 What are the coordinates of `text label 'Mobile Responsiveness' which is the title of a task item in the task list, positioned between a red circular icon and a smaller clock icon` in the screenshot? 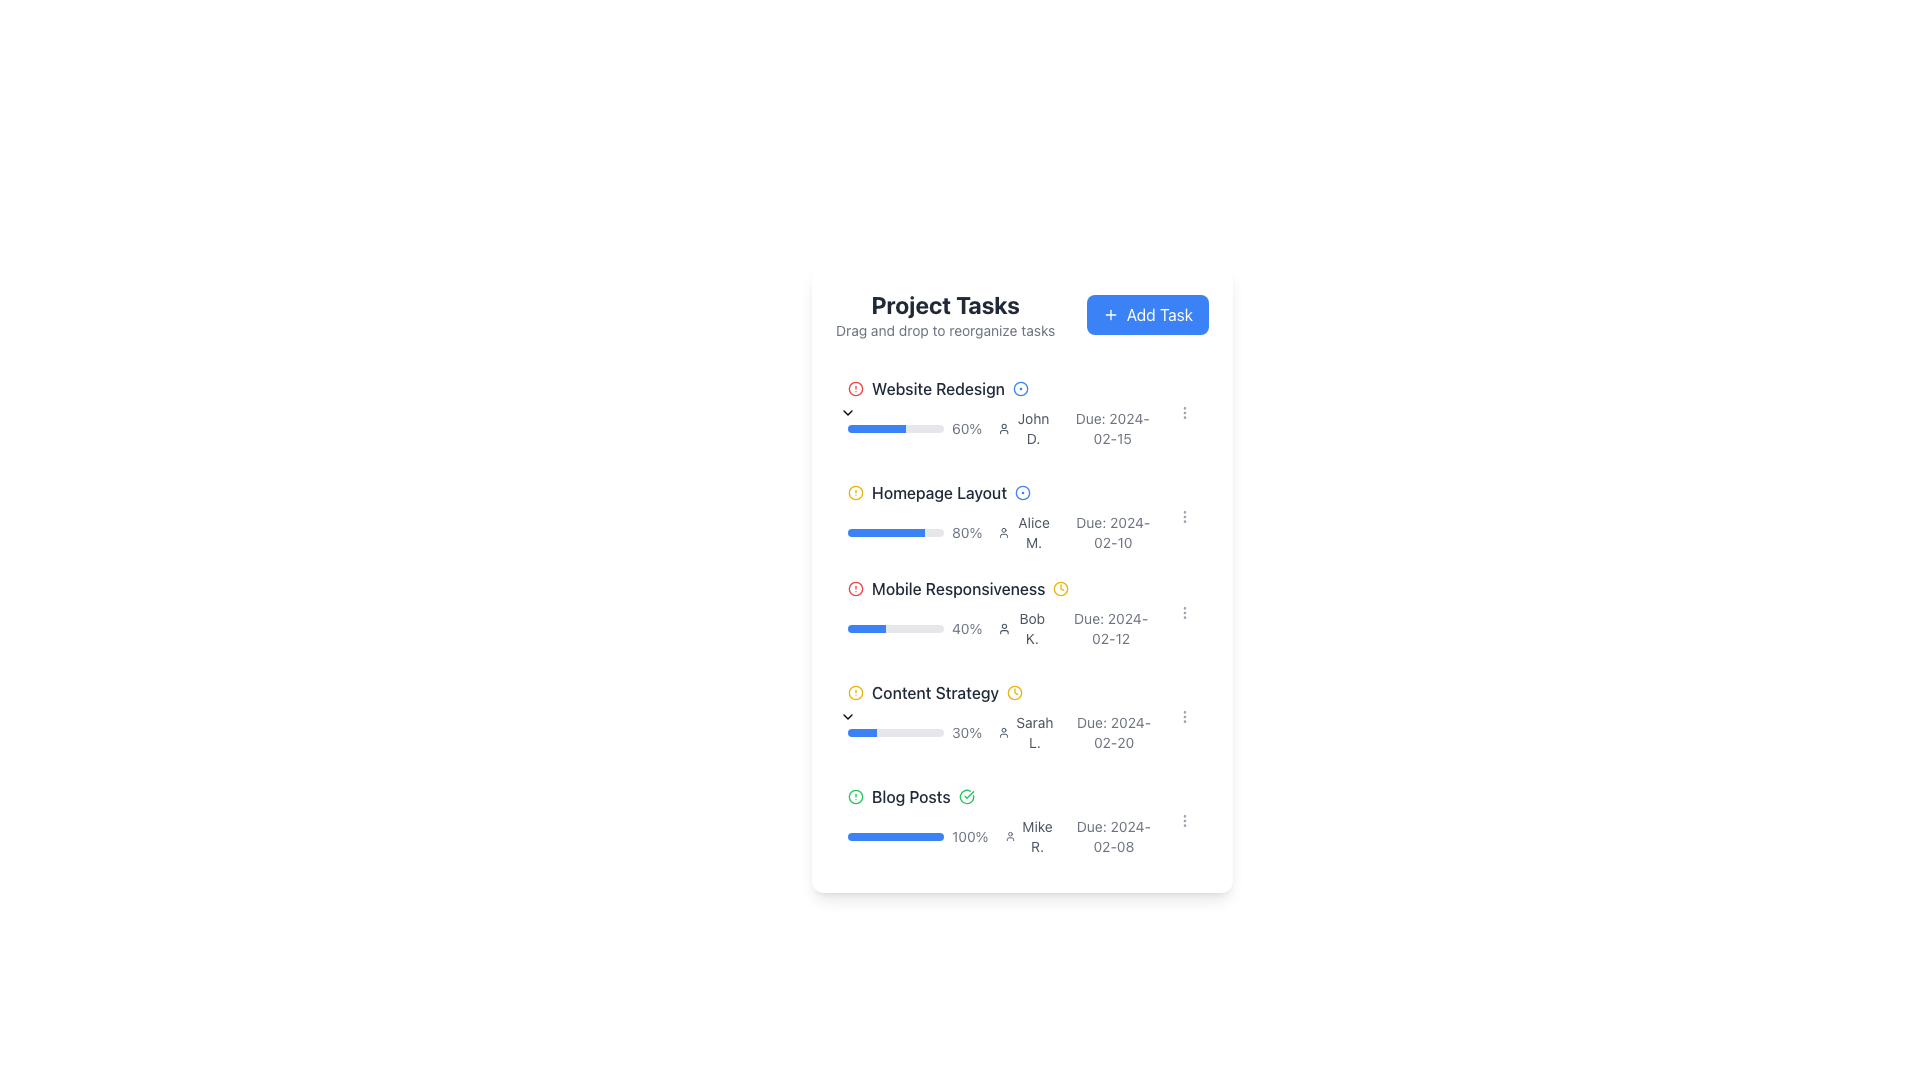 It's located at (957, 588).